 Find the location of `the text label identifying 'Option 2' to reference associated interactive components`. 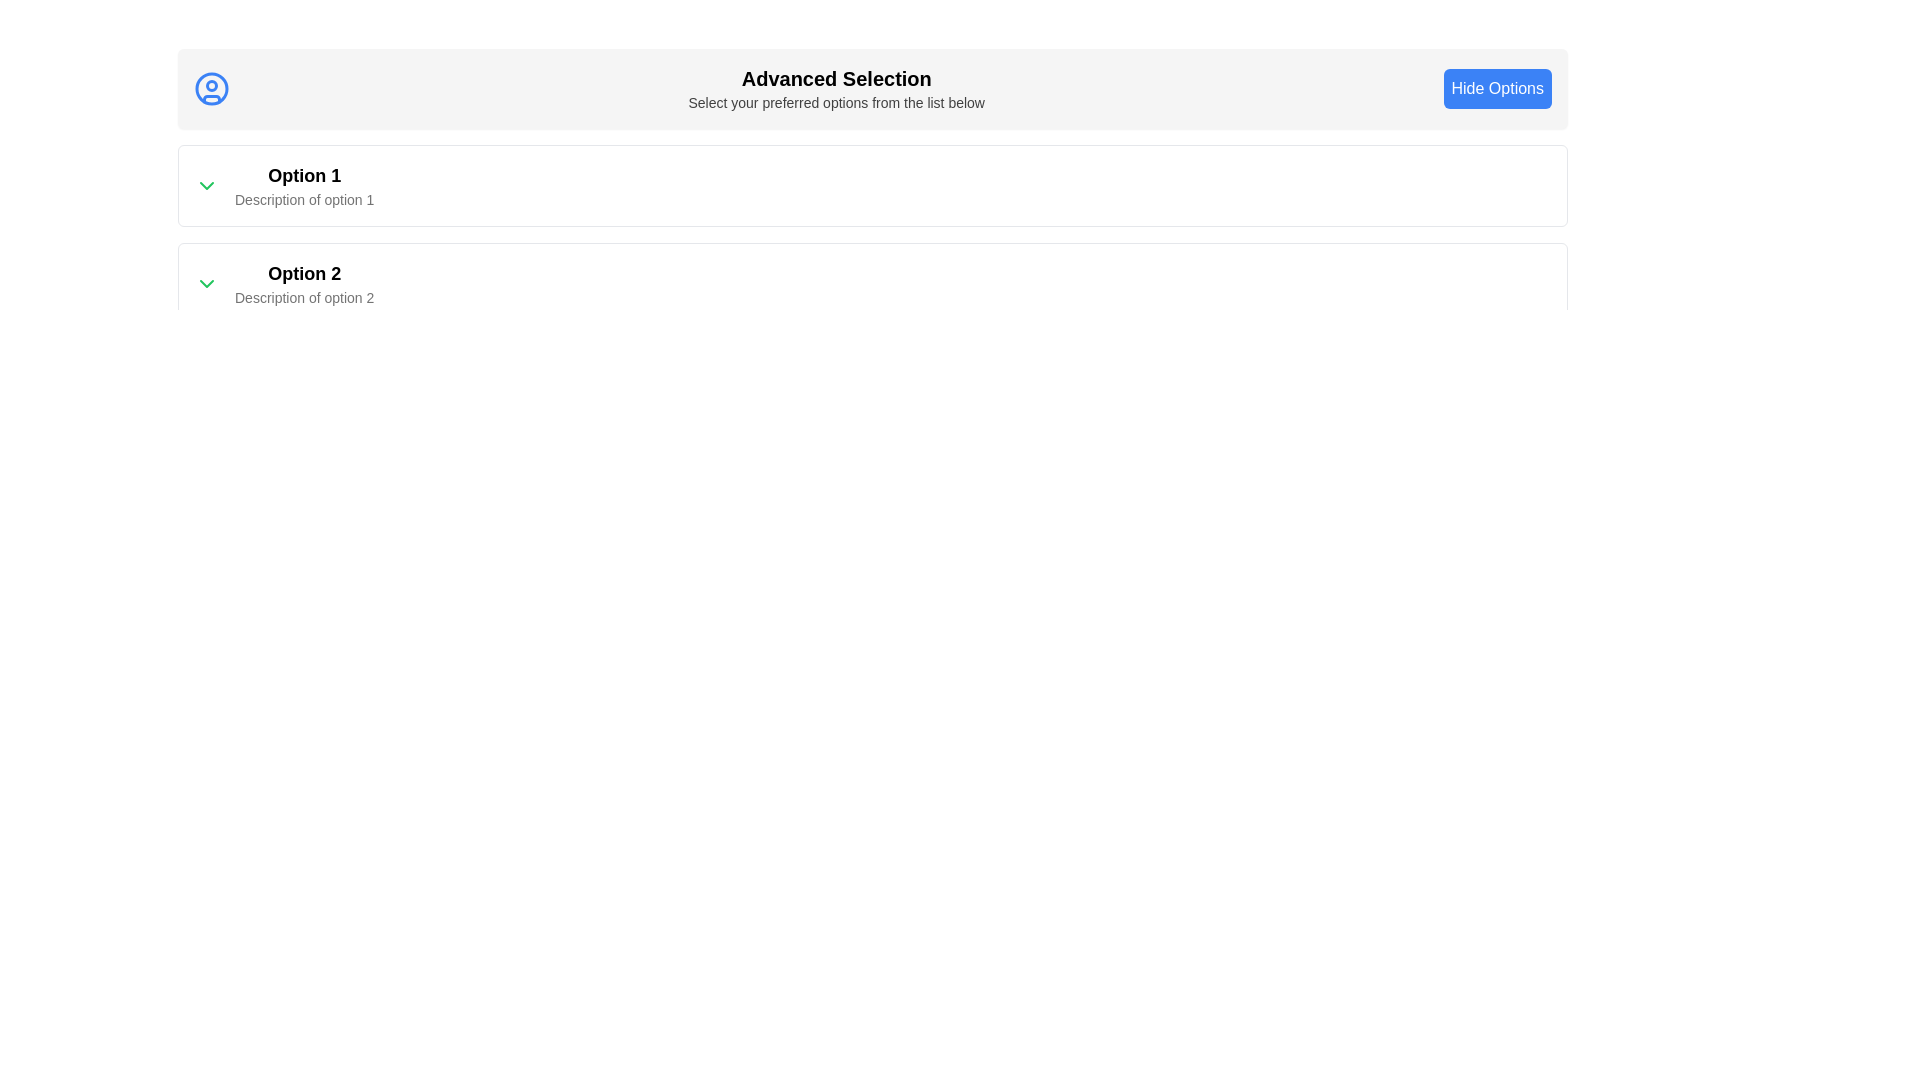

the text label identifying 'Option 2' to reference associated interactive components is located at coordinates (303, 273).